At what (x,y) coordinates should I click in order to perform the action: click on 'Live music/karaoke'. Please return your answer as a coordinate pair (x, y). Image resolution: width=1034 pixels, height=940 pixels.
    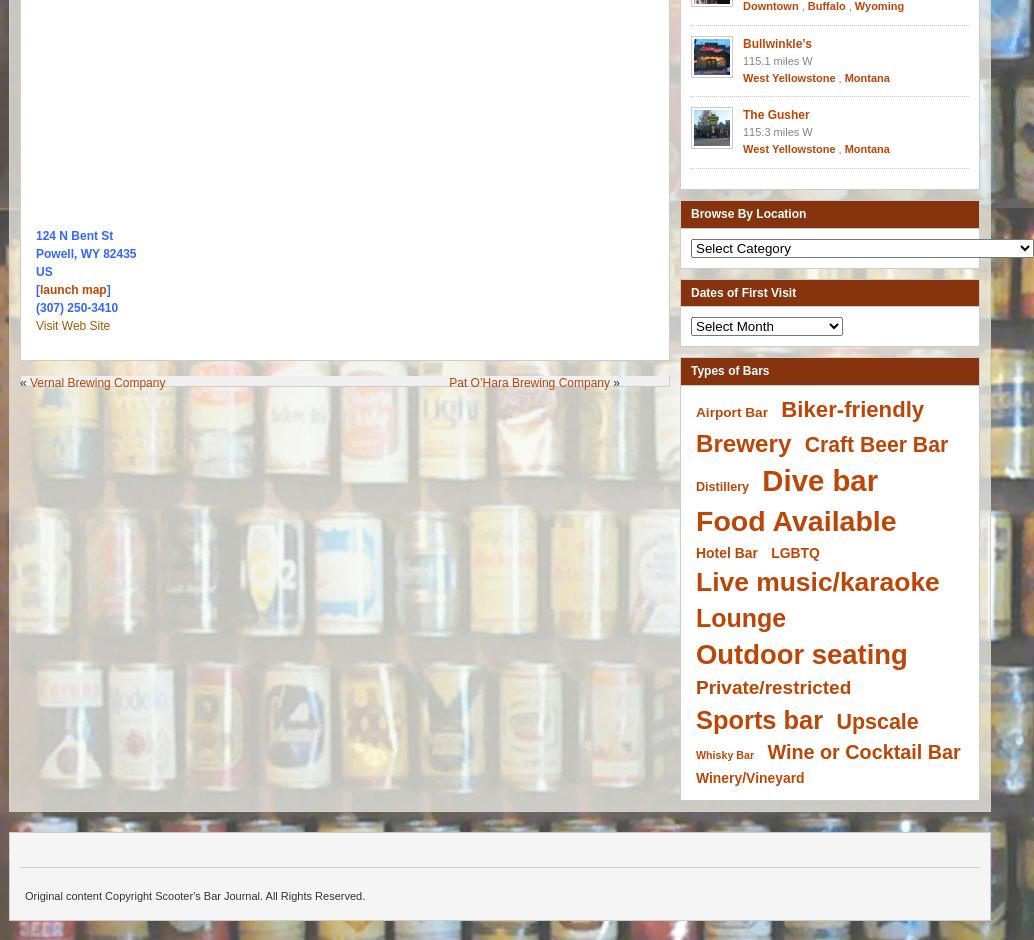
    Looking at the image, I should click on (816, 581).